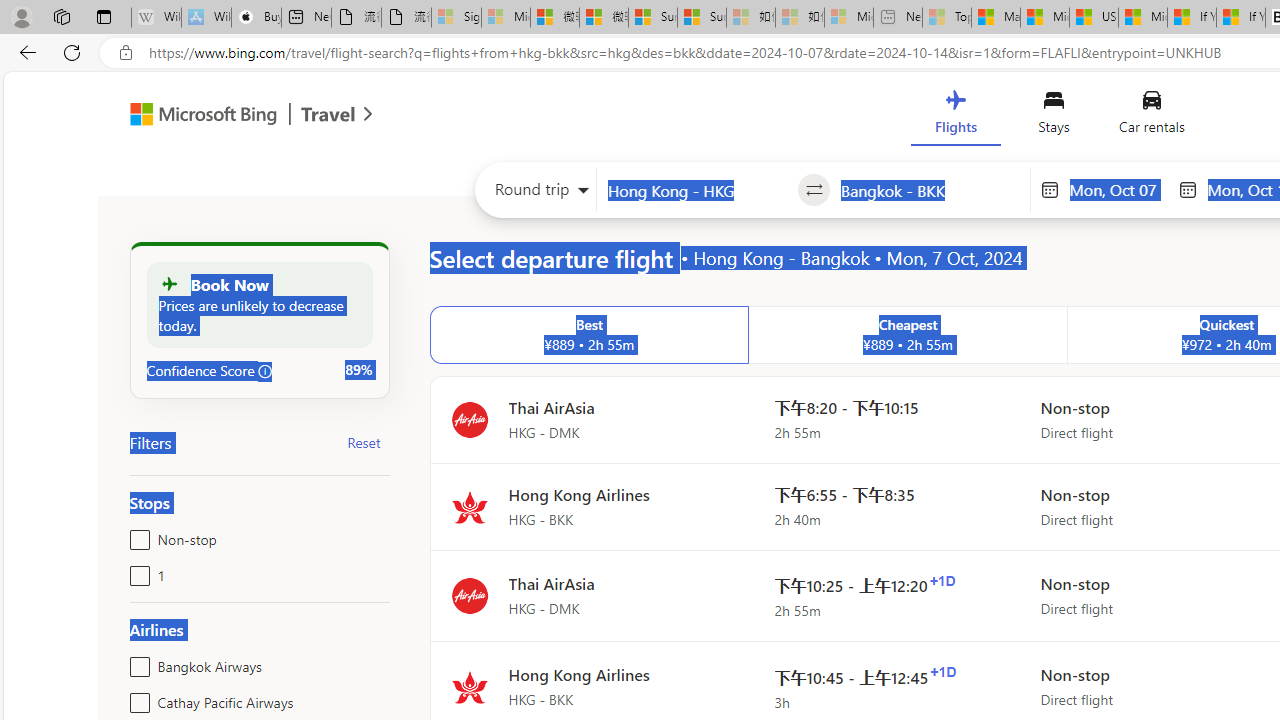 This screenshot has width=1280, height=720. I want to click on 'Reset', so click(364, 441).